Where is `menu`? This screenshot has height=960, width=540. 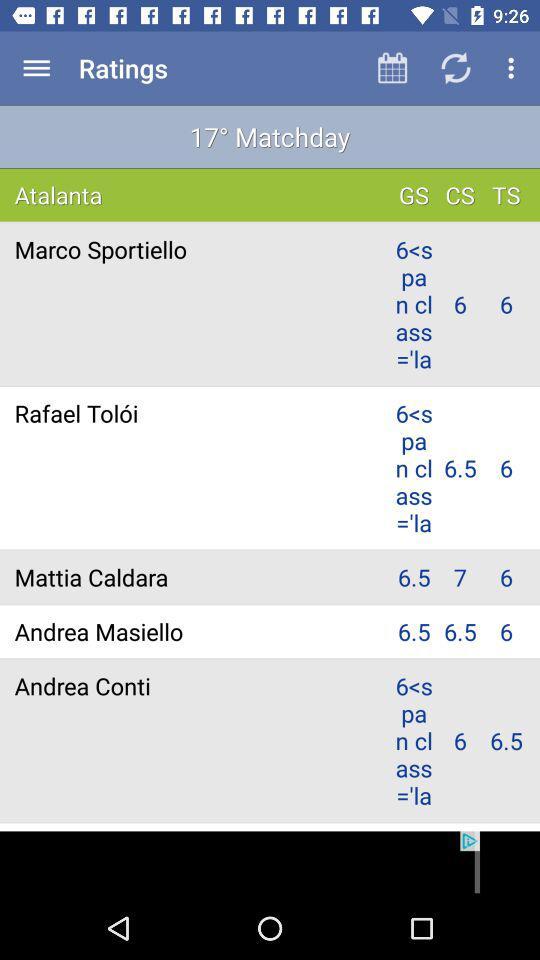 menu is located at coordinates (36, 68).